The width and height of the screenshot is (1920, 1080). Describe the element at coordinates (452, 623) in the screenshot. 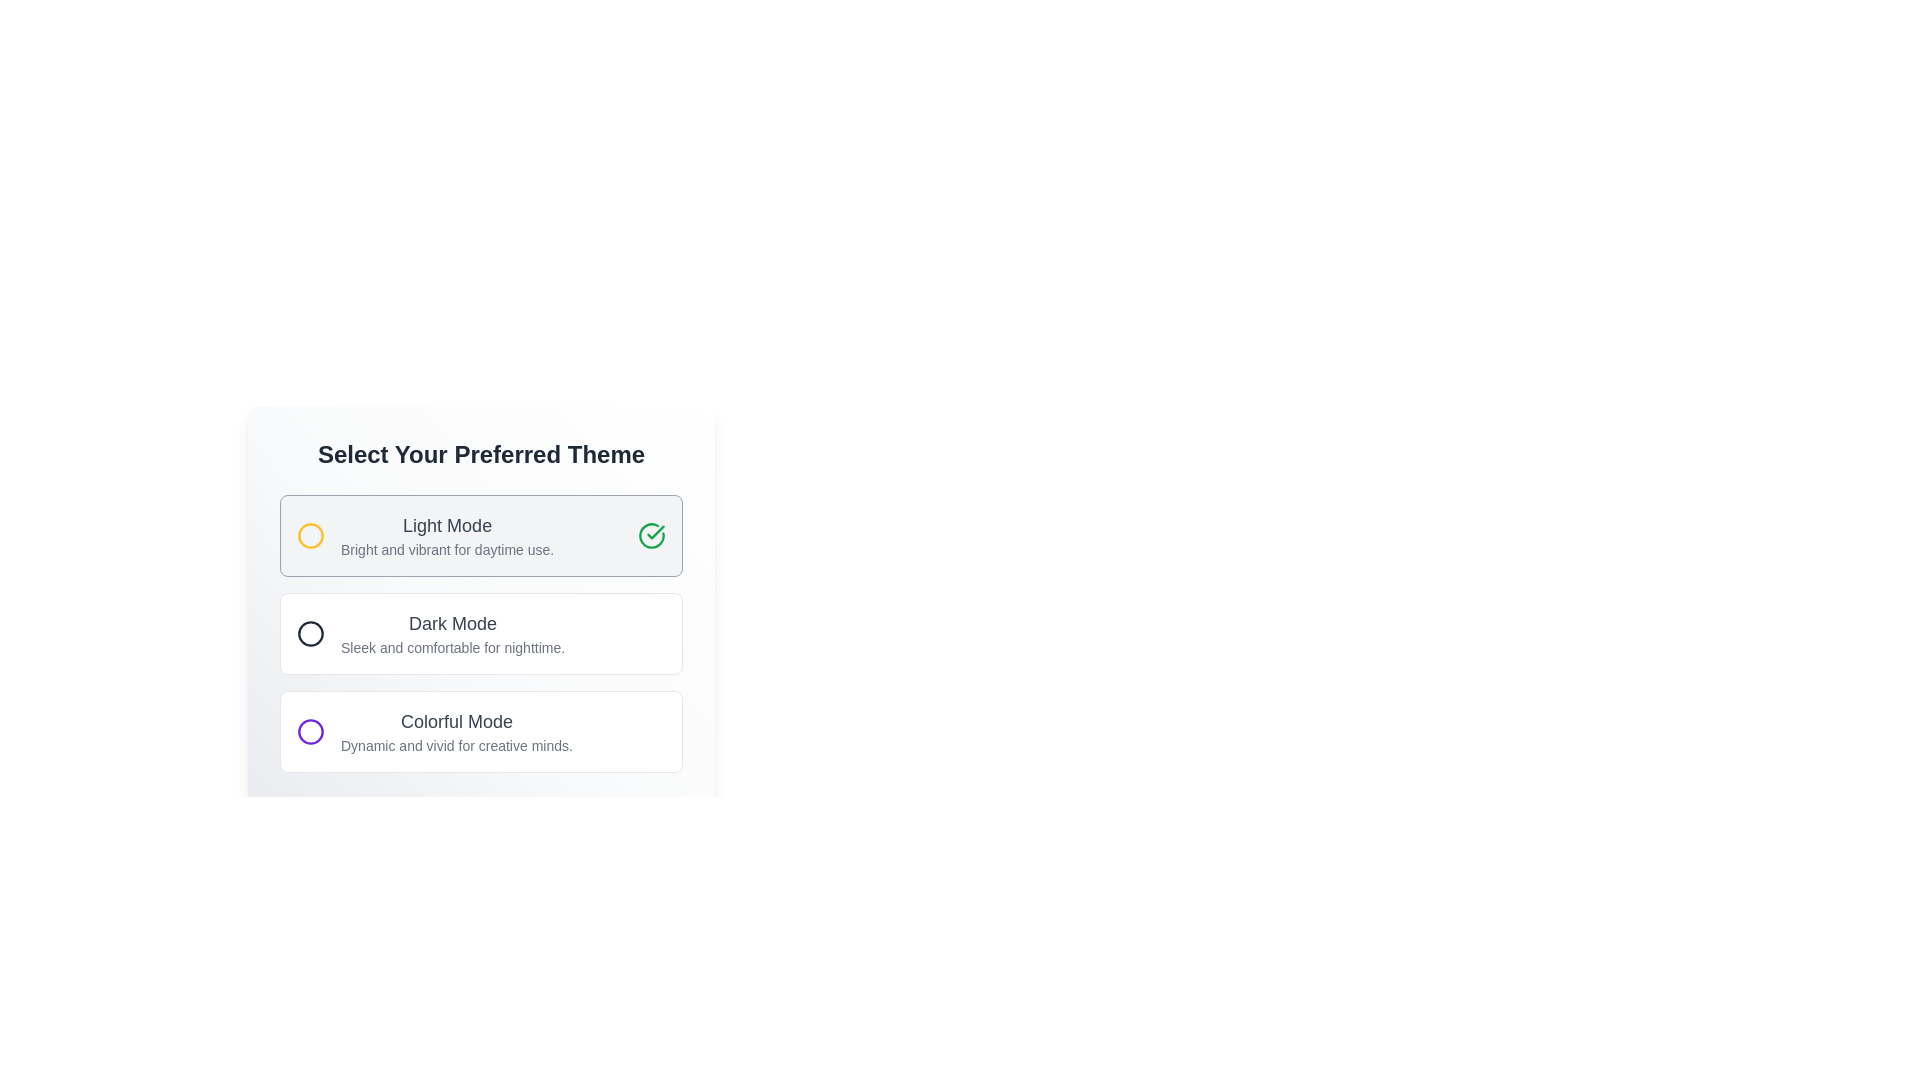

I see `the 'Dark Mode' text label, which is styled as a prominent title within the theme options list` at that location.